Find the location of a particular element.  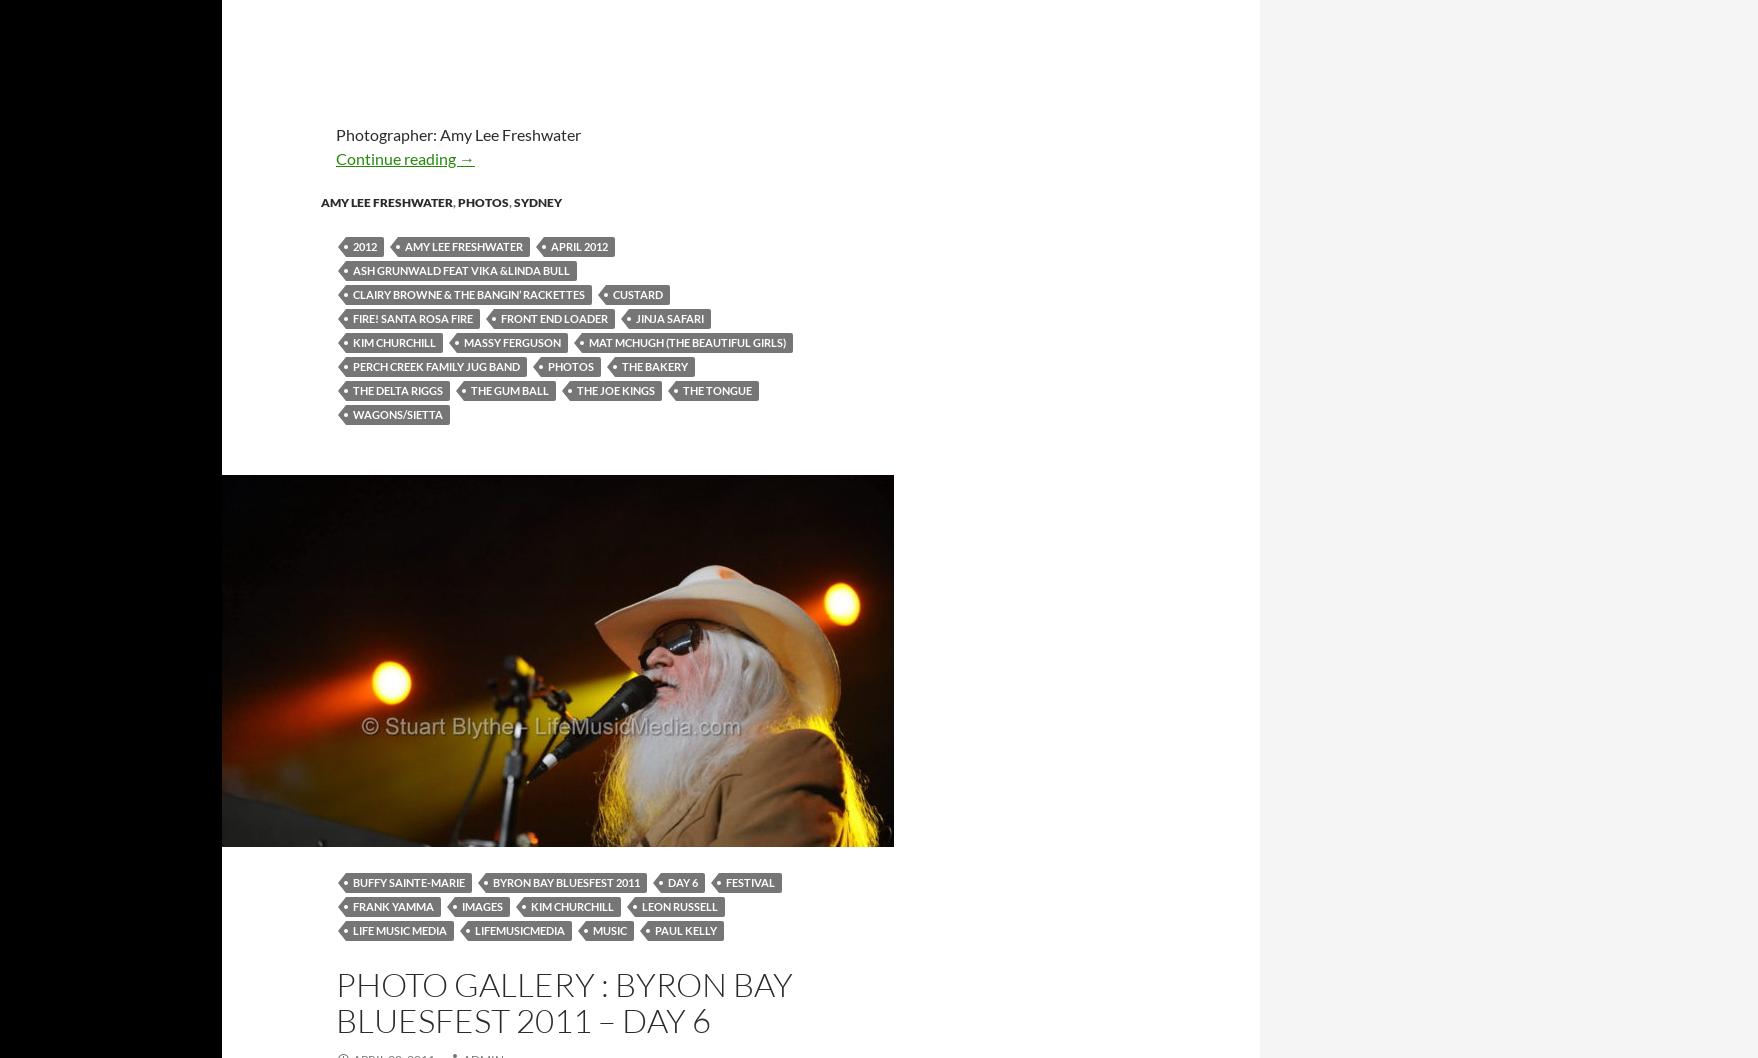

'Mat Mchugh (The Beautiful Girls)' is located at coordinates (588, 340).